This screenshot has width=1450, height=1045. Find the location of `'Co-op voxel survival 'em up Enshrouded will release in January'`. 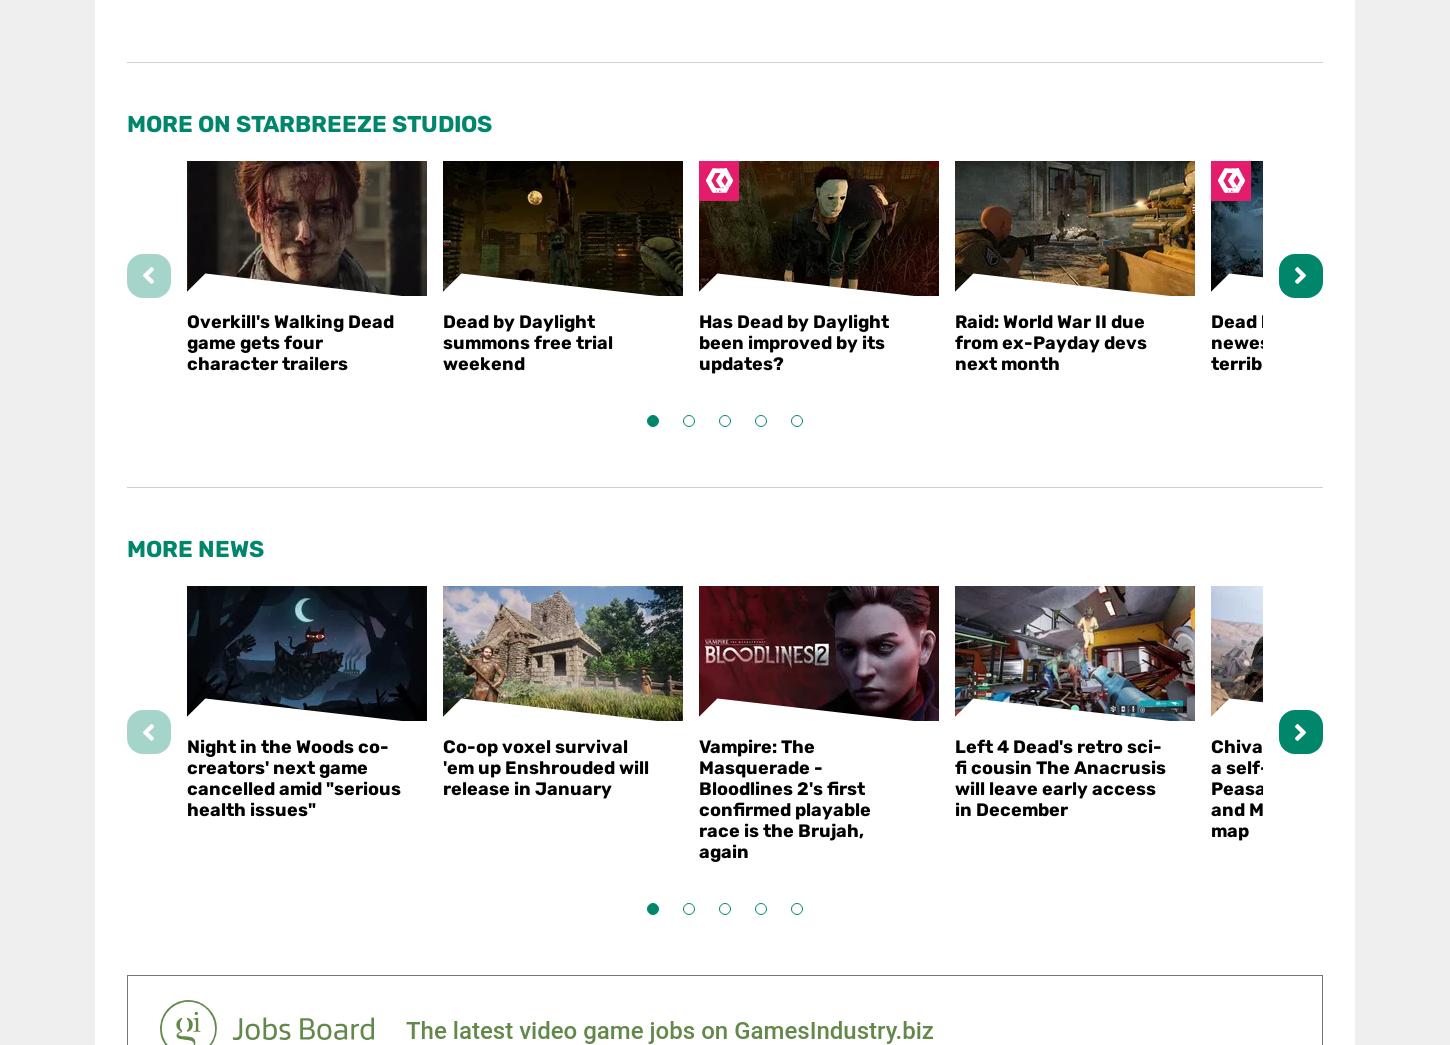

'Co-op voxel survival 'em up Enshrouded will release in January' is located at coordinates (546, 767).